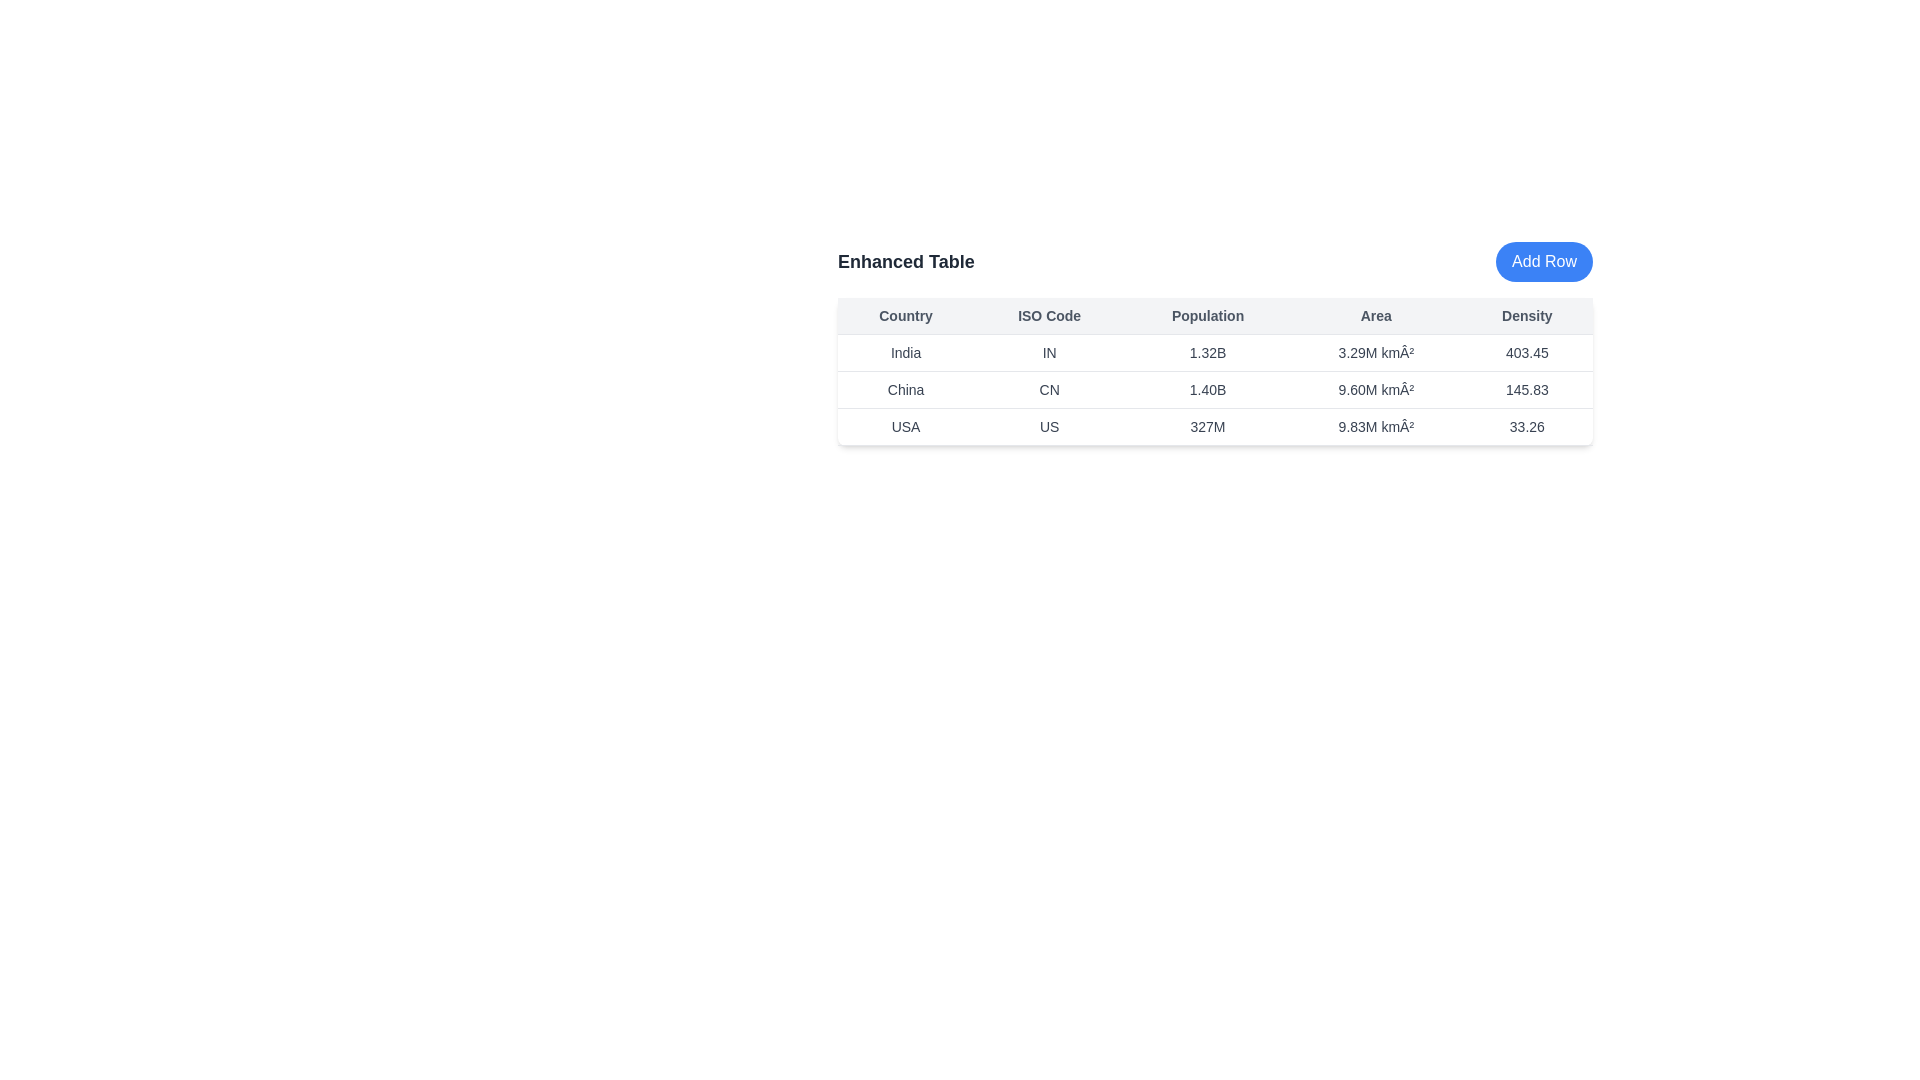 This screenshot has width=1920, height=1080. Describe the element at coordinates (1214, 371) in the screenshot. I see `the text within the table displaying information about countries, located under the heading 'Enhanced Table' and below the 'Add Row' button` at that location.